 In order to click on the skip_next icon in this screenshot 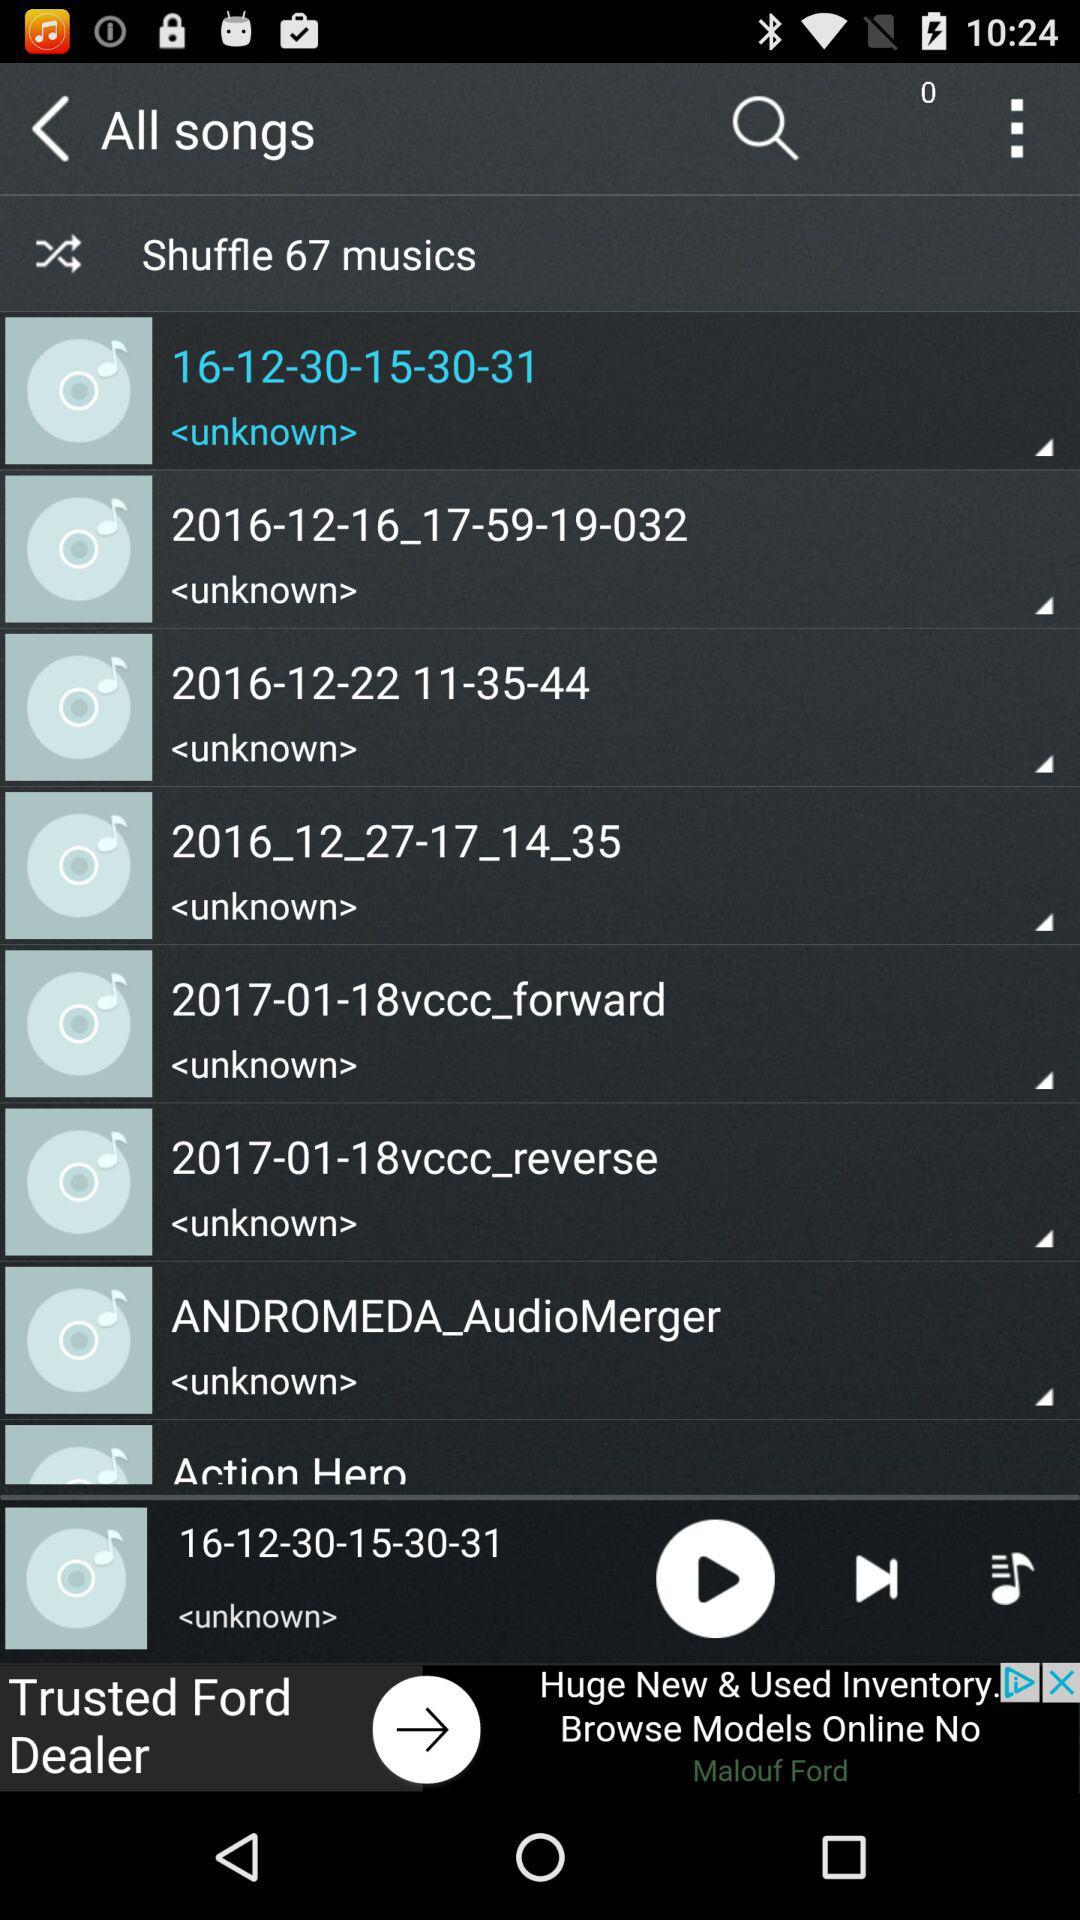, I will do `click(875, 1688)`.